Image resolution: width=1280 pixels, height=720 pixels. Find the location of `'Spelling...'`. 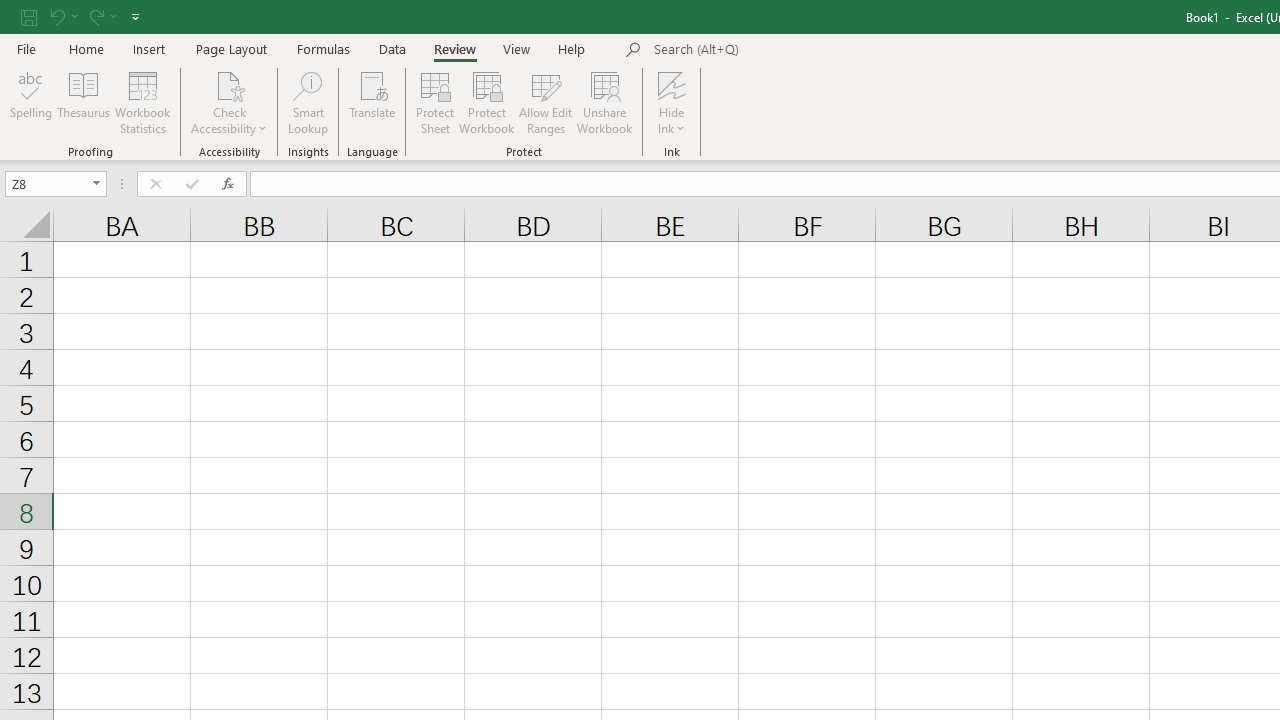

'Spelling...' is located at coordinates (31, 103).